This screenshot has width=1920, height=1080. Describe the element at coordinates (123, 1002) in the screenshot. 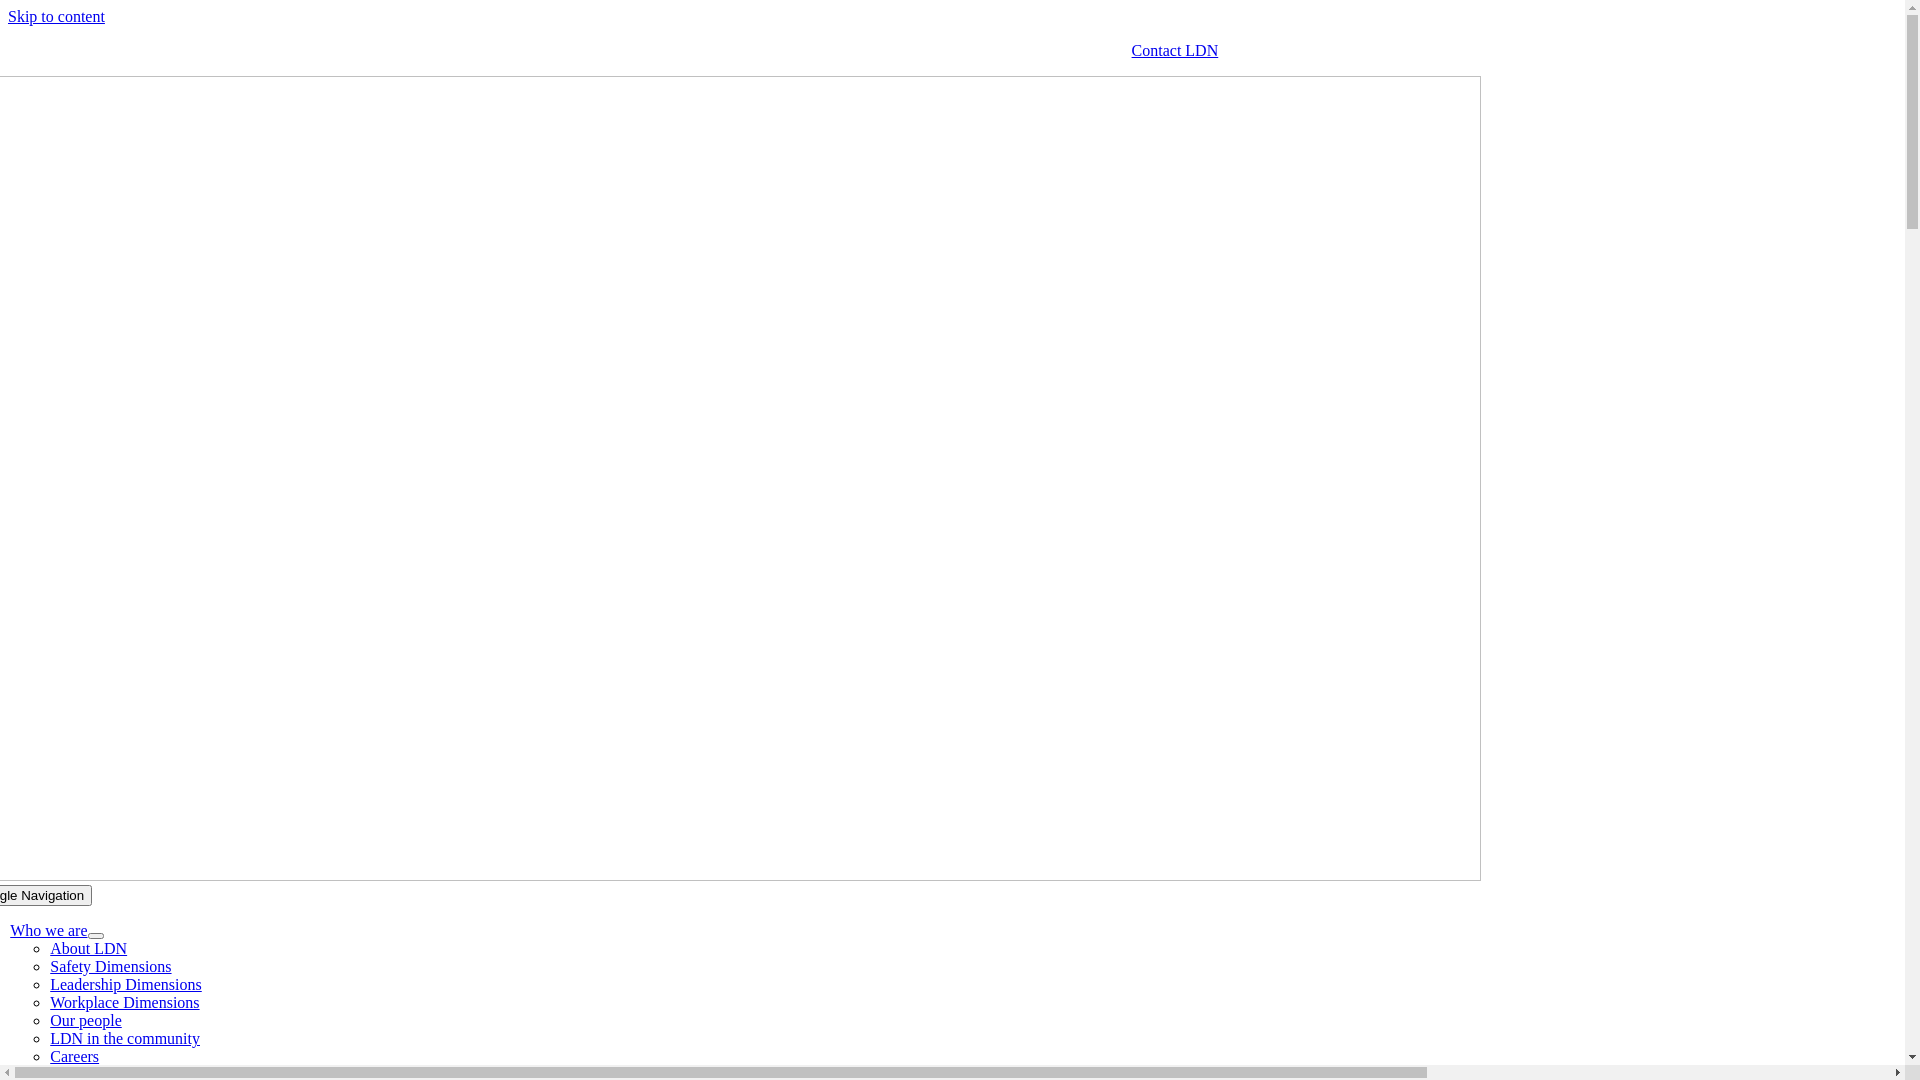

I see `'Workplace Dimensions'` at that location.